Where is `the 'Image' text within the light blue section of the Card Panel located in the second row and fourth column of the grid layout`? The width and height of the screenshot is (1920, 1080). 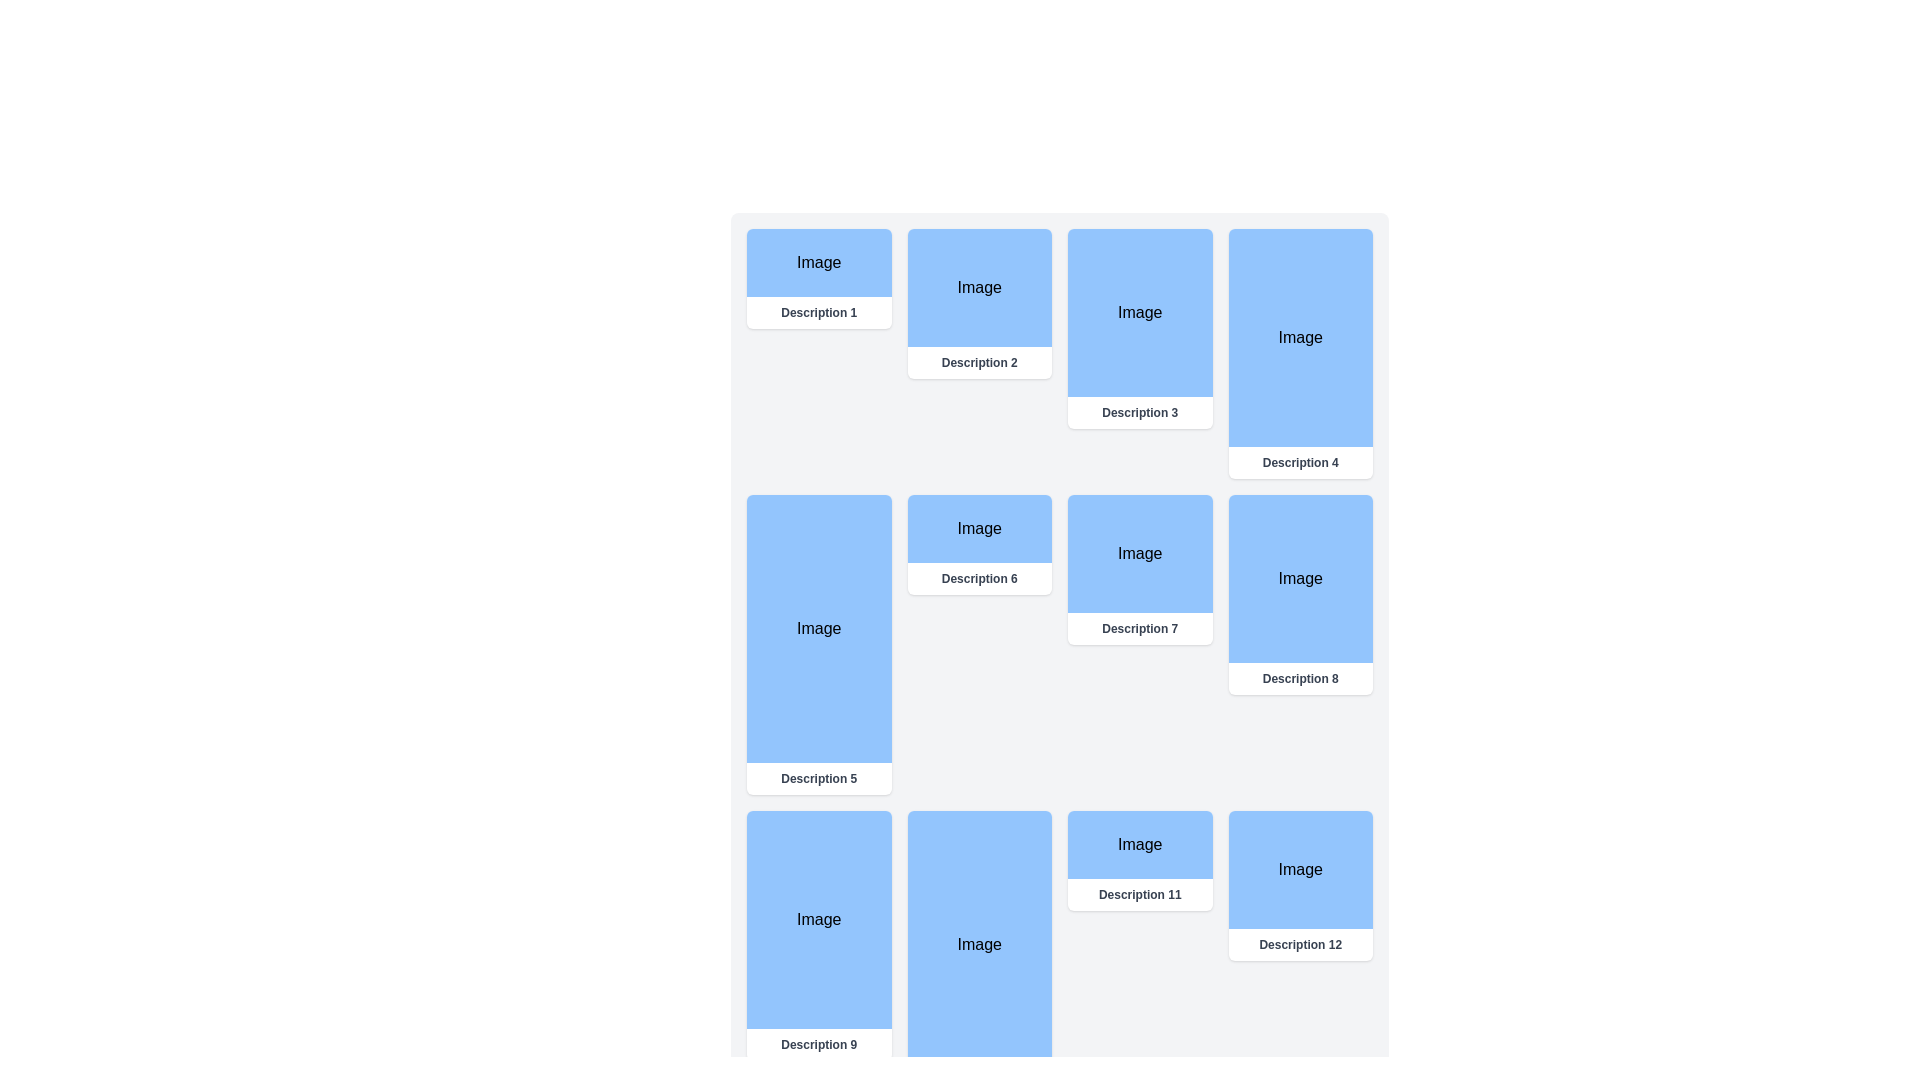
the 'Image' text within the light blue section of the Card Panel located in the second row and fourth column of the grid layout is located at coordinates (1300, 593).